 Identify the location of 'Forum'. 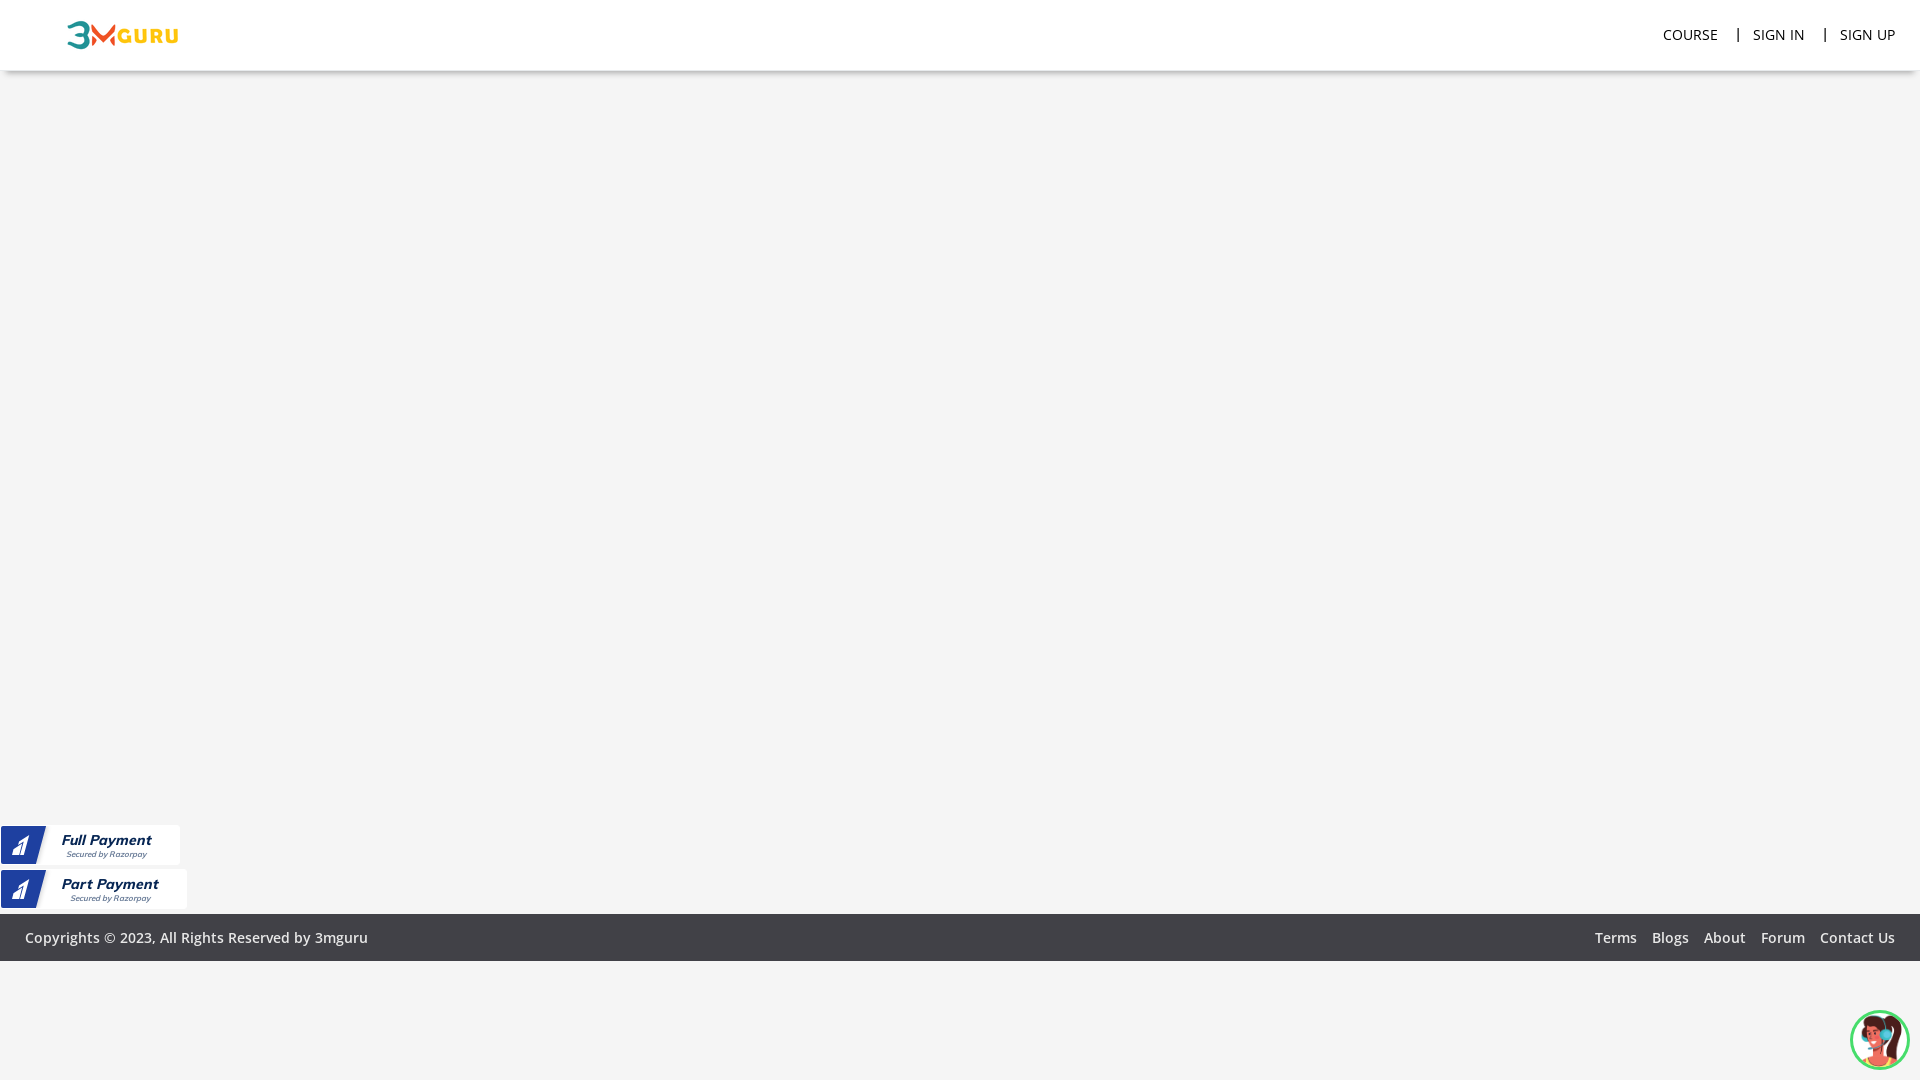
(1782, 937).